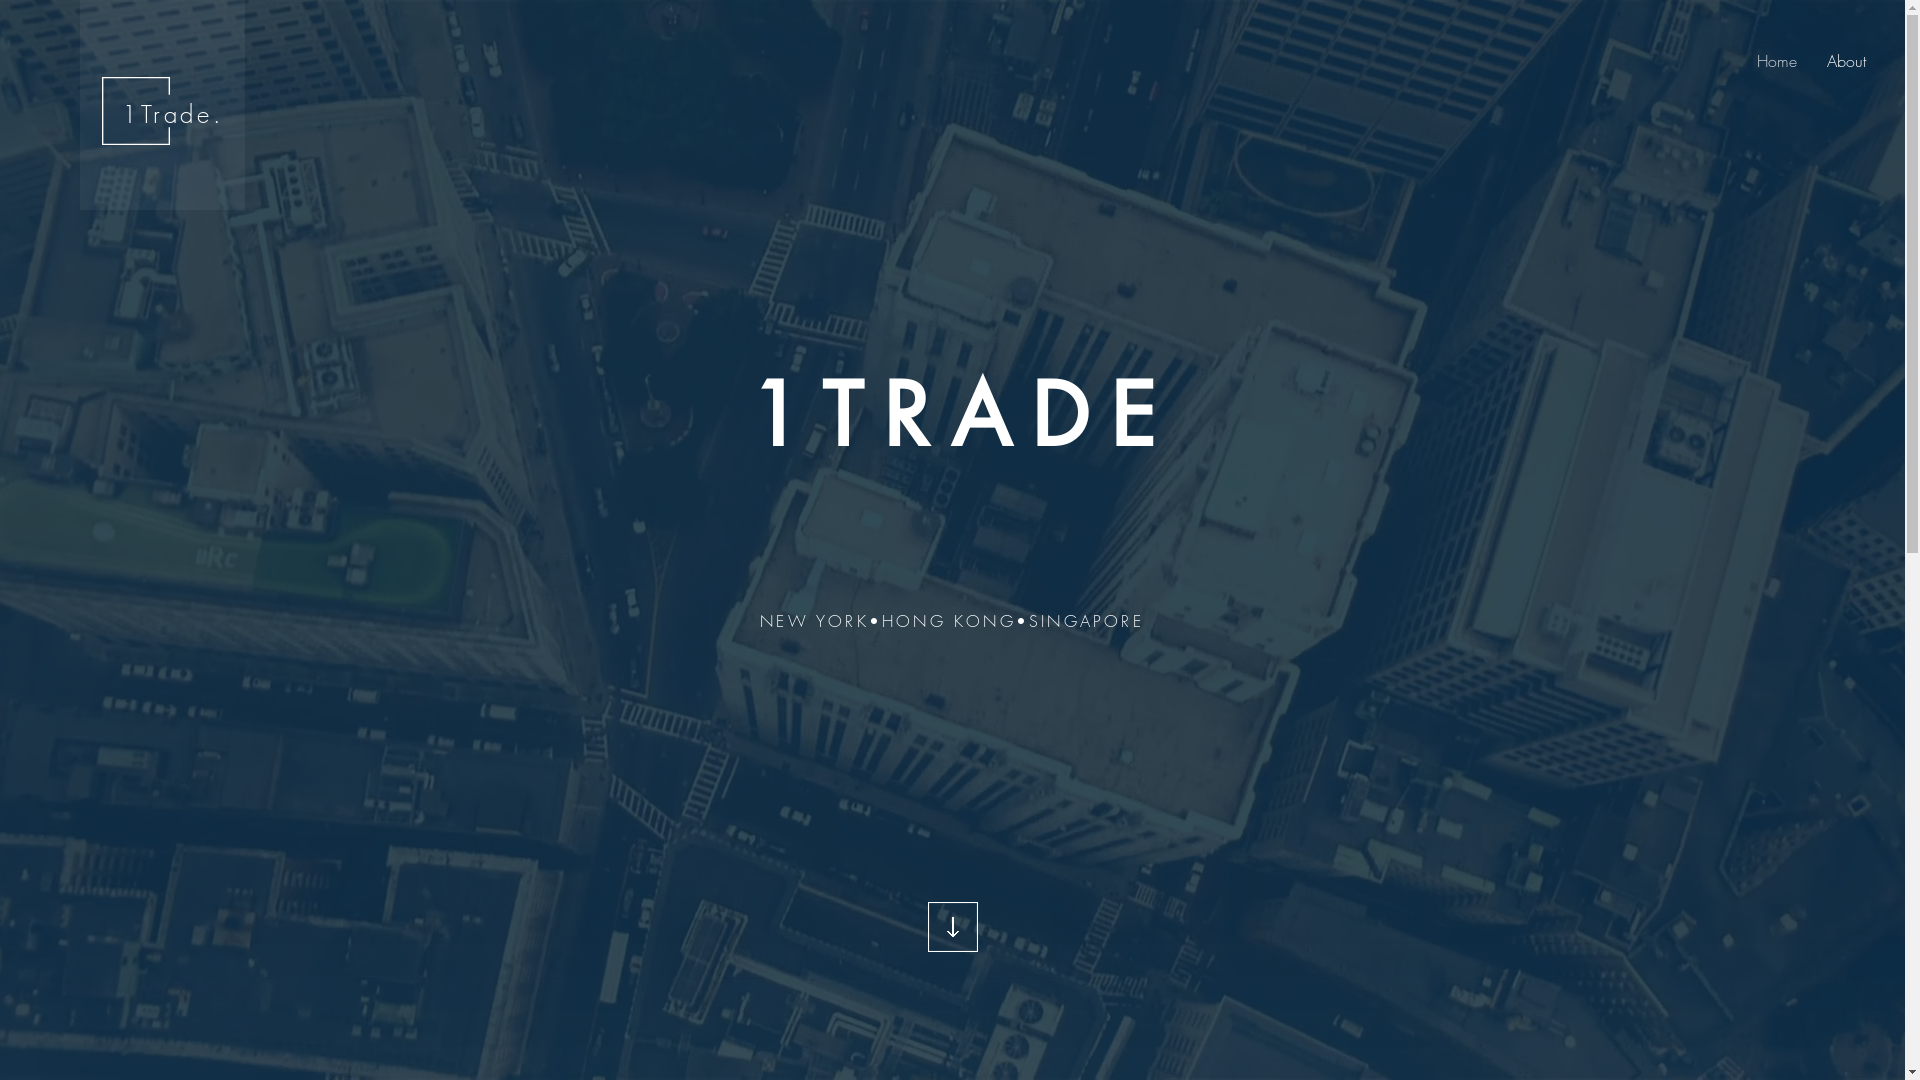 The height and width of the screenshot is (1080, 1920). What do you see at coordinates (172, 114) in the screenshot?
I see `'1Trade.'` at bounding box center [172, 114].